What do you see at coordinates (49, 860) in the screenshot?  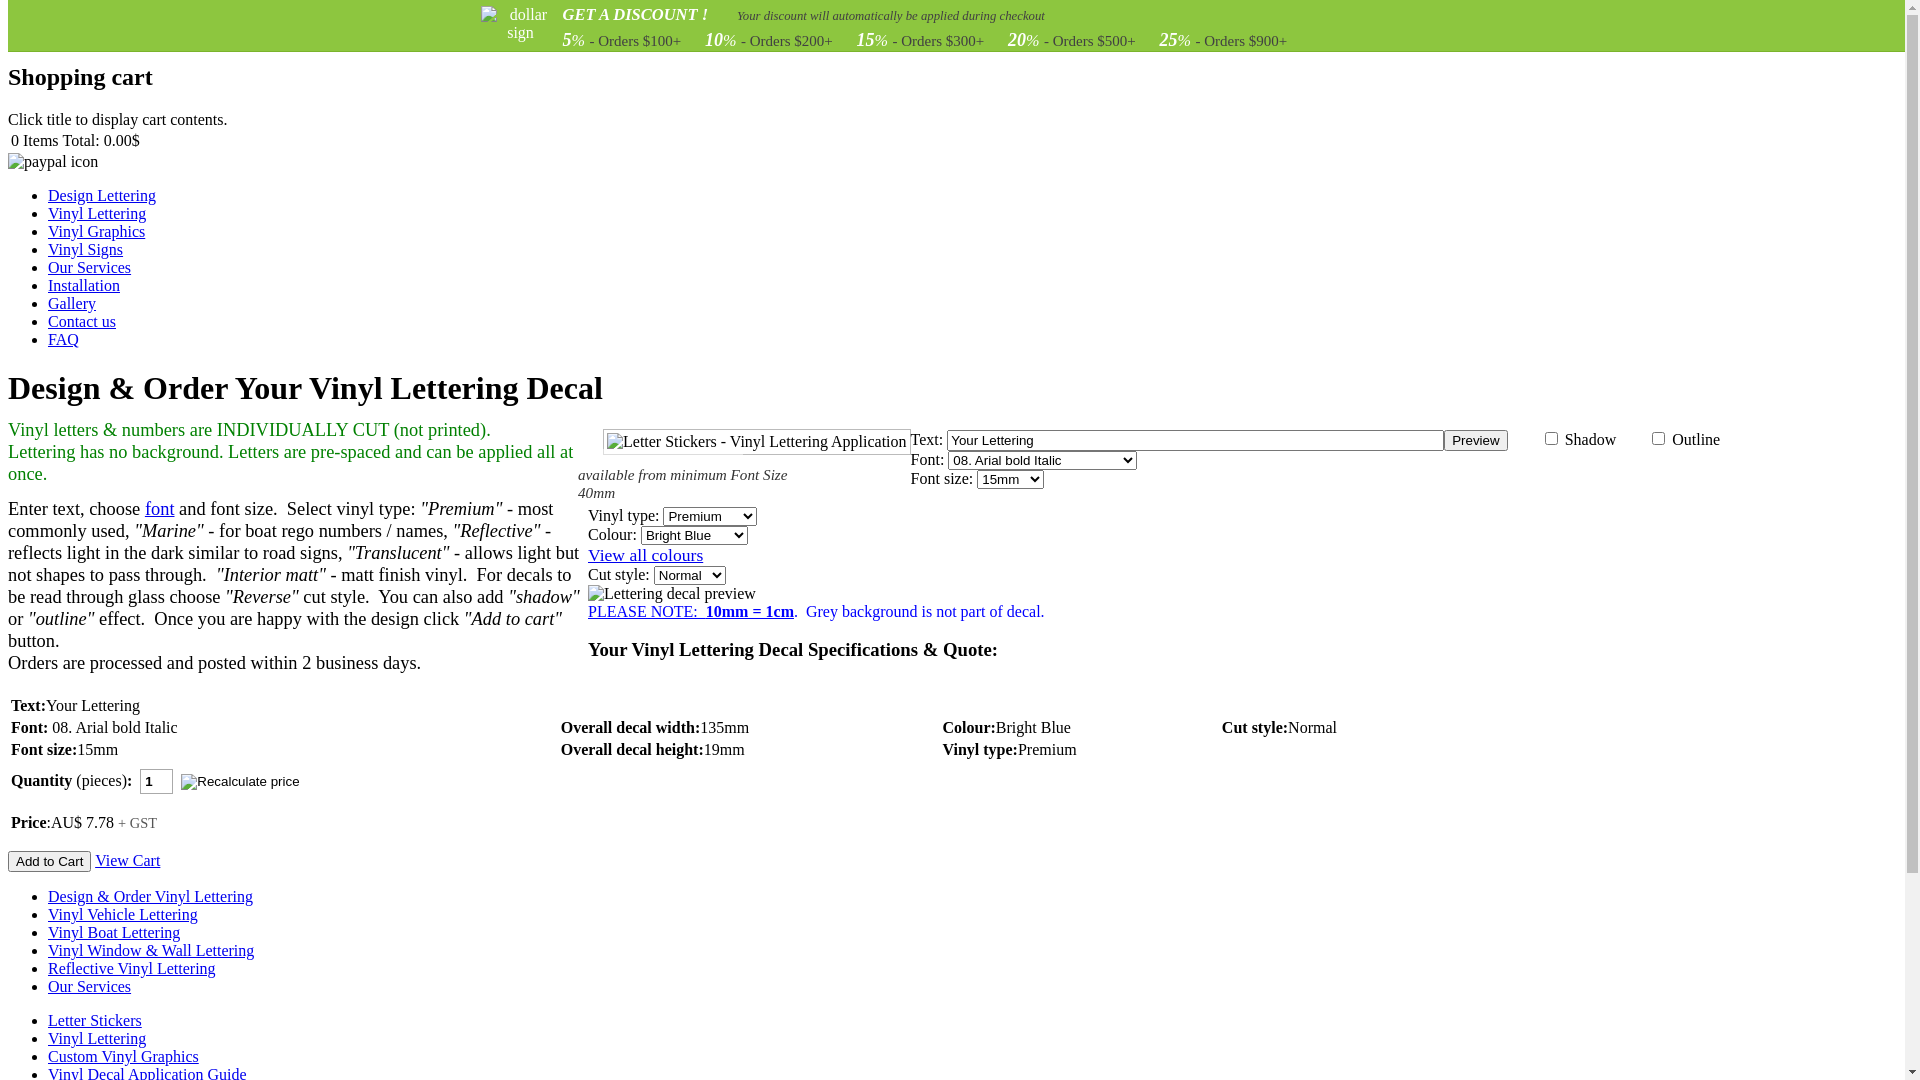 I see `'Add your lettering decal to the shopping cart'` at bounding box center [49, 860].